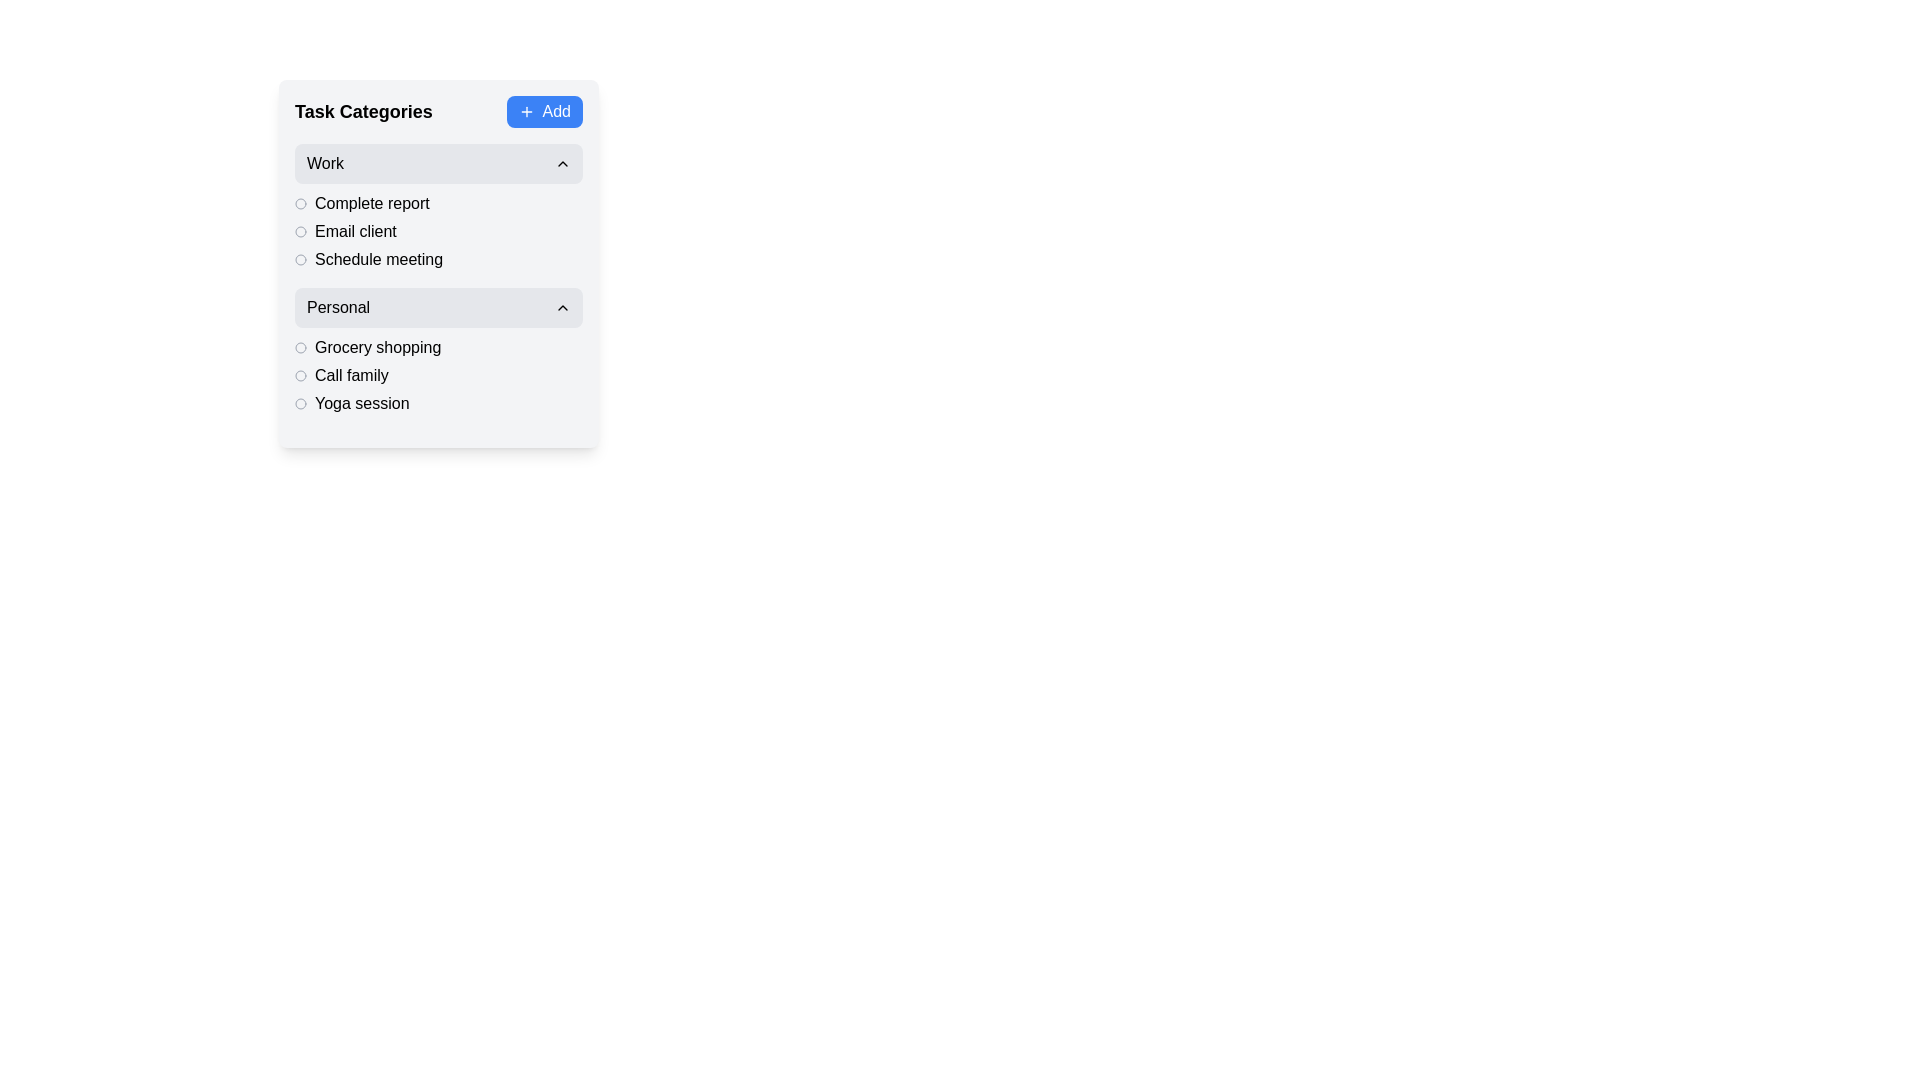 The height and width of the screenshot is (1080, 1920). I want to click on the small gray circle icon located to the left of the 'Schedule meeting' text in the 'Work' category section, so click(300, 258).